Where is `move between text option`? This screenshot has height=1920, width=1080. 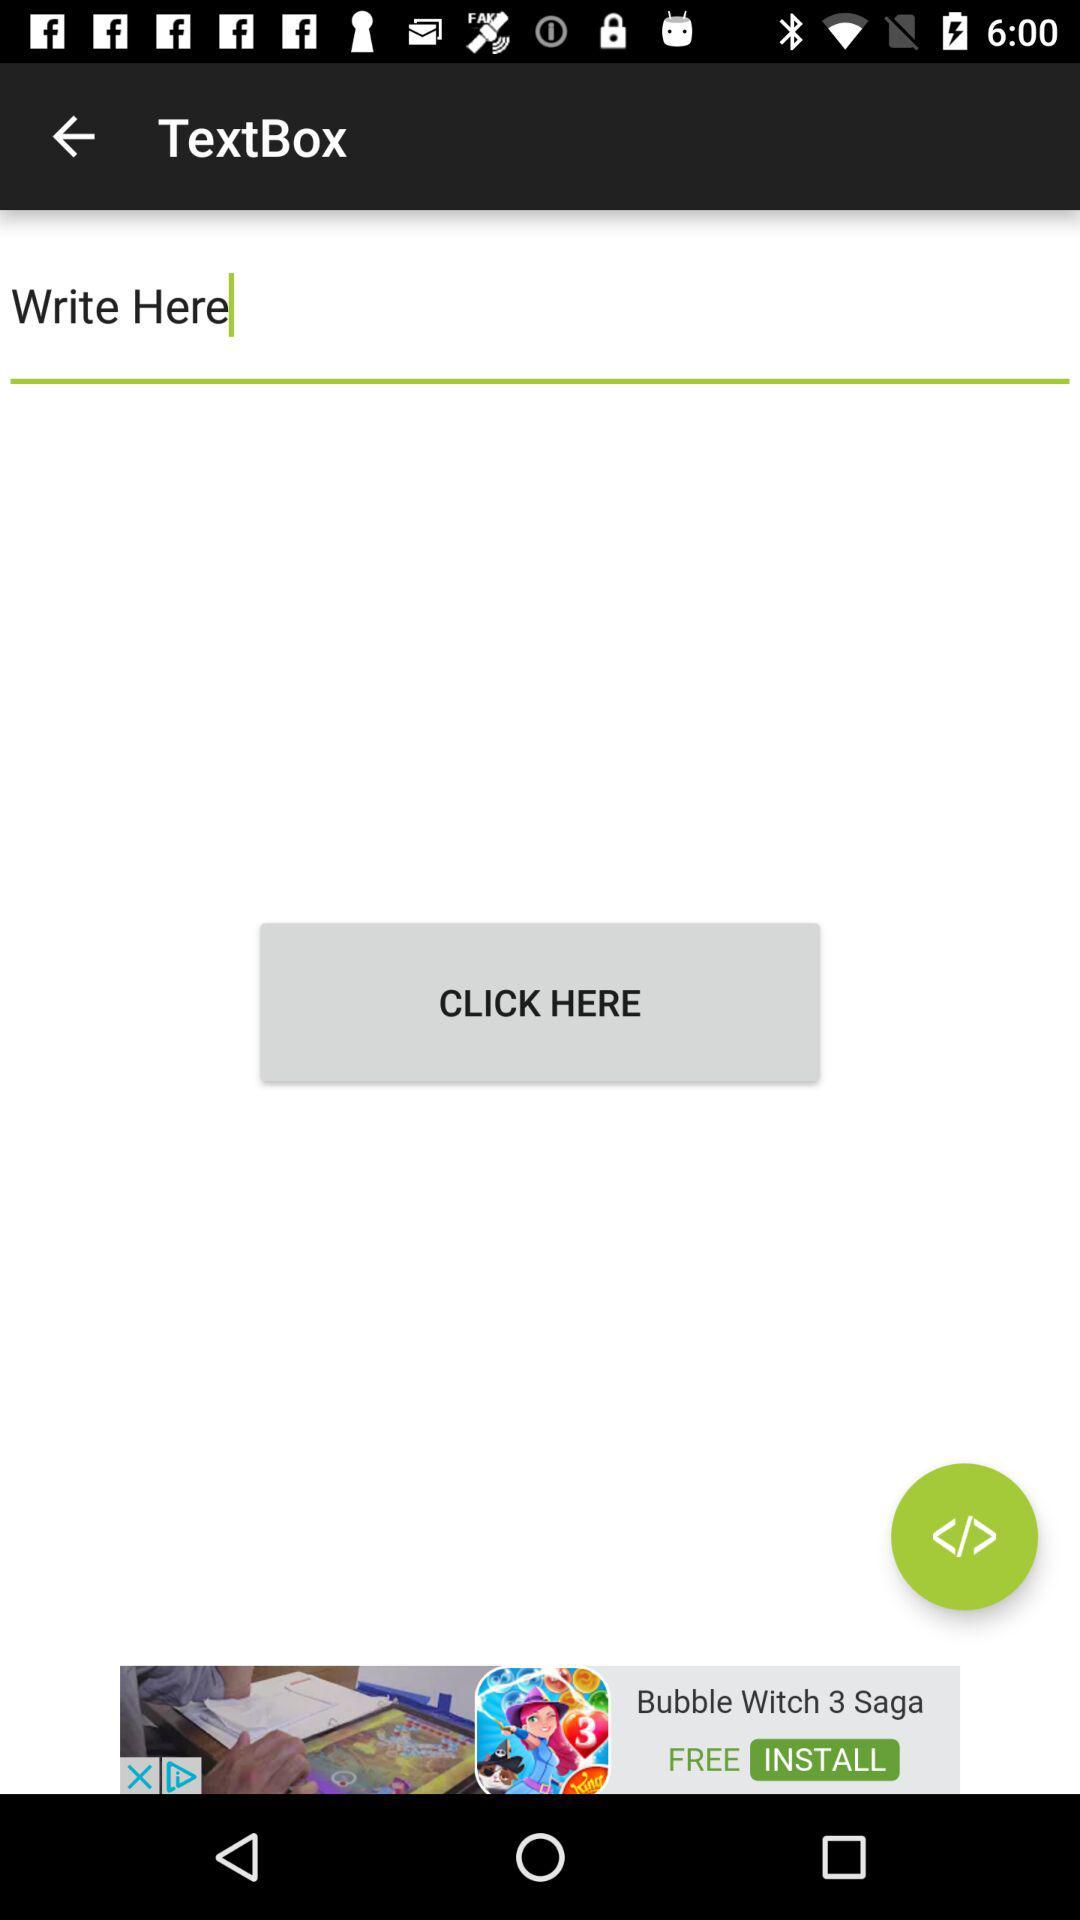 move between text option is located at coordinates (963, 1535).